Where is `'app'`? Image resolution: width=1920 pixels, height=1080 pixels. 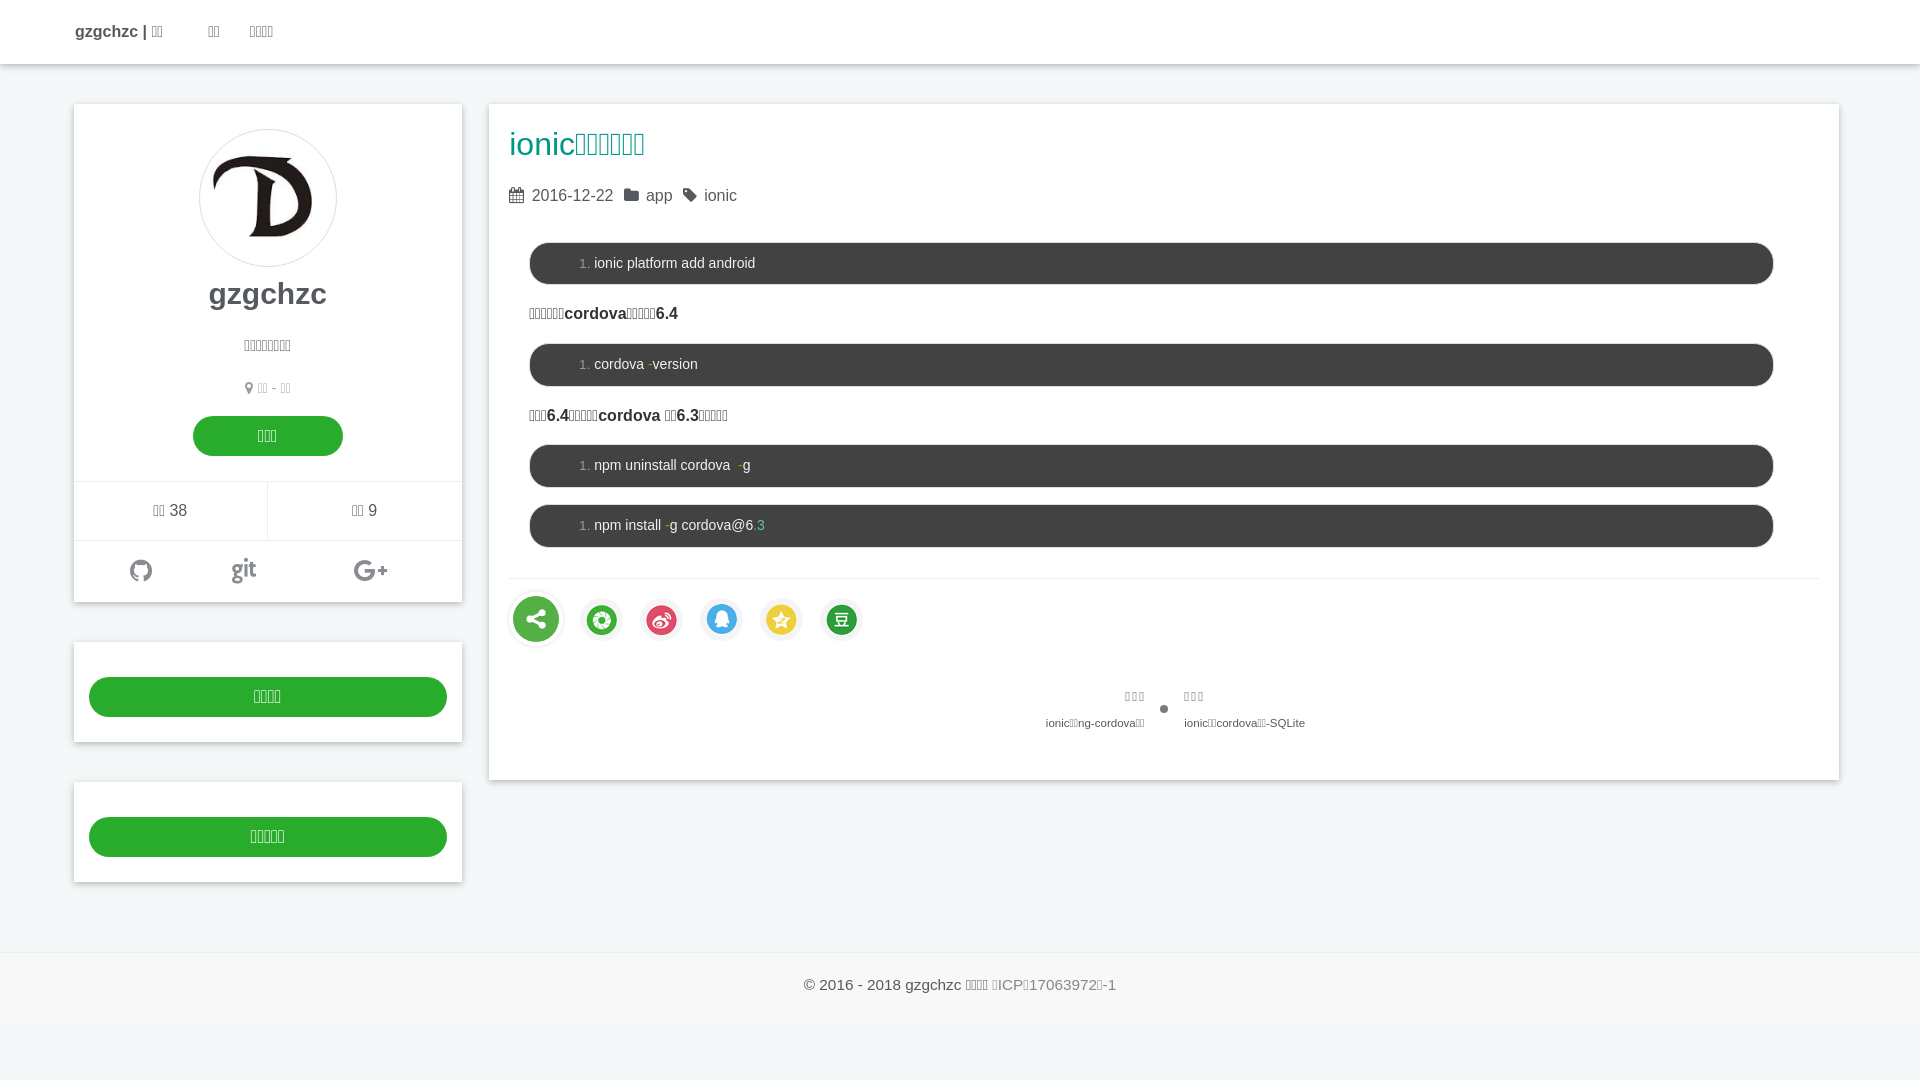 'app' is located at coordinates (646, 195).